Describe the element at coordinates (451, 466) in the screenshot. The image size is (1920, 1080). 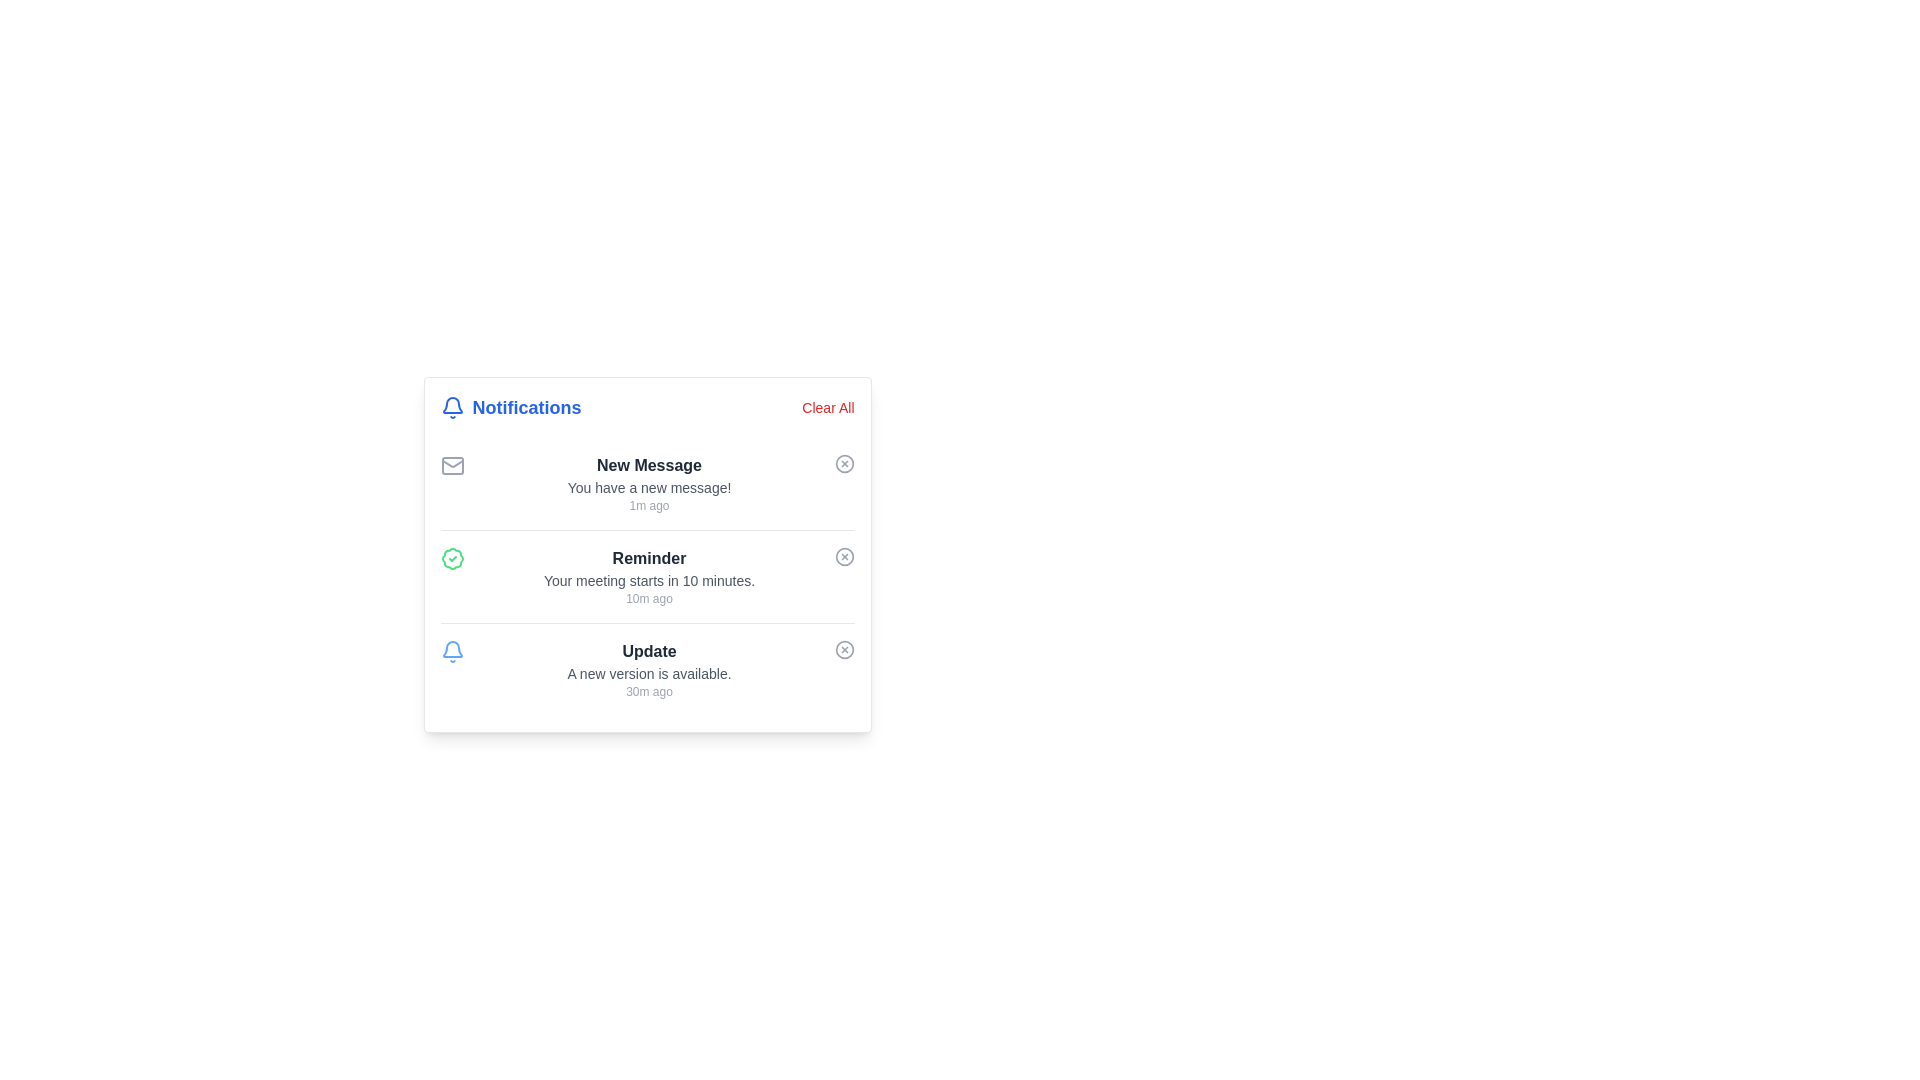
I see `the gray envelope icon indicating a new message, located at the far left of the notification section` at that location.